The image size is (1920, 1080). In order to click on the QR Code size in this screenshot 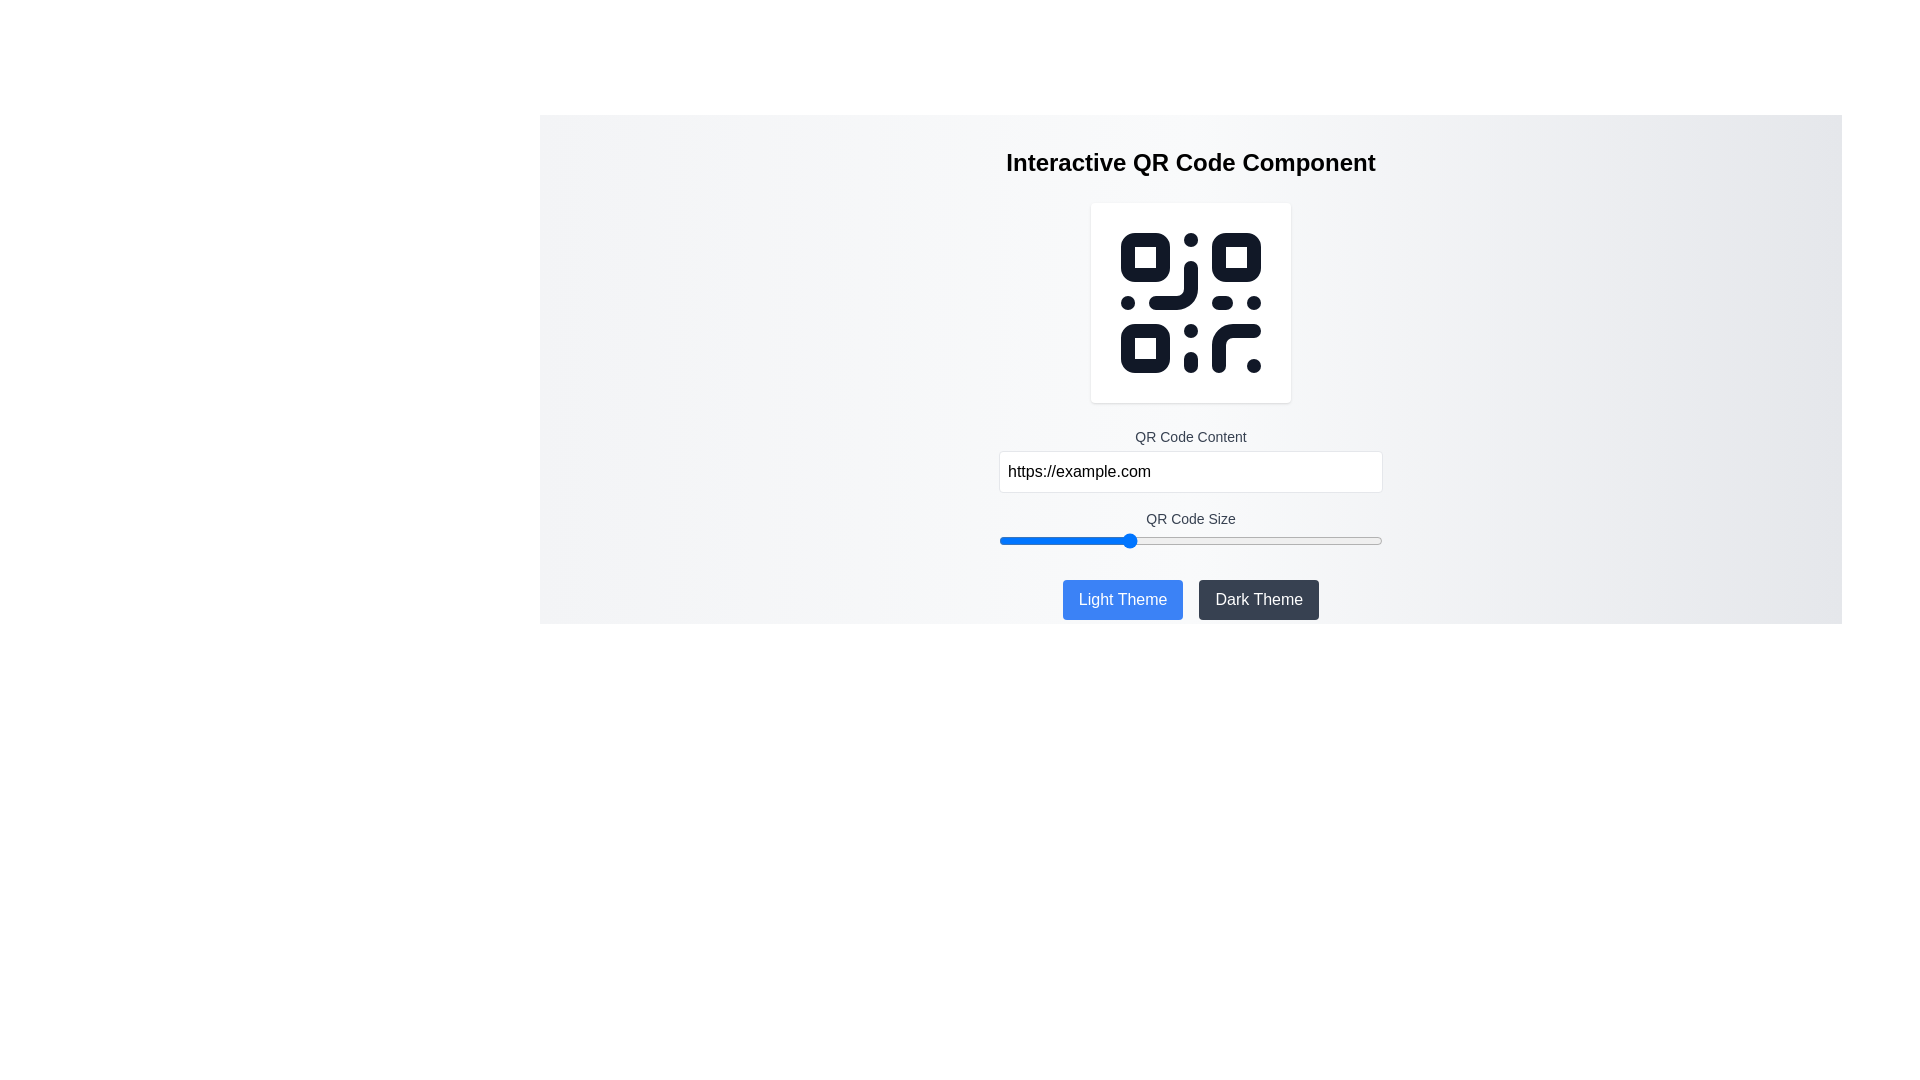, I will do `click(1271, 540)`.